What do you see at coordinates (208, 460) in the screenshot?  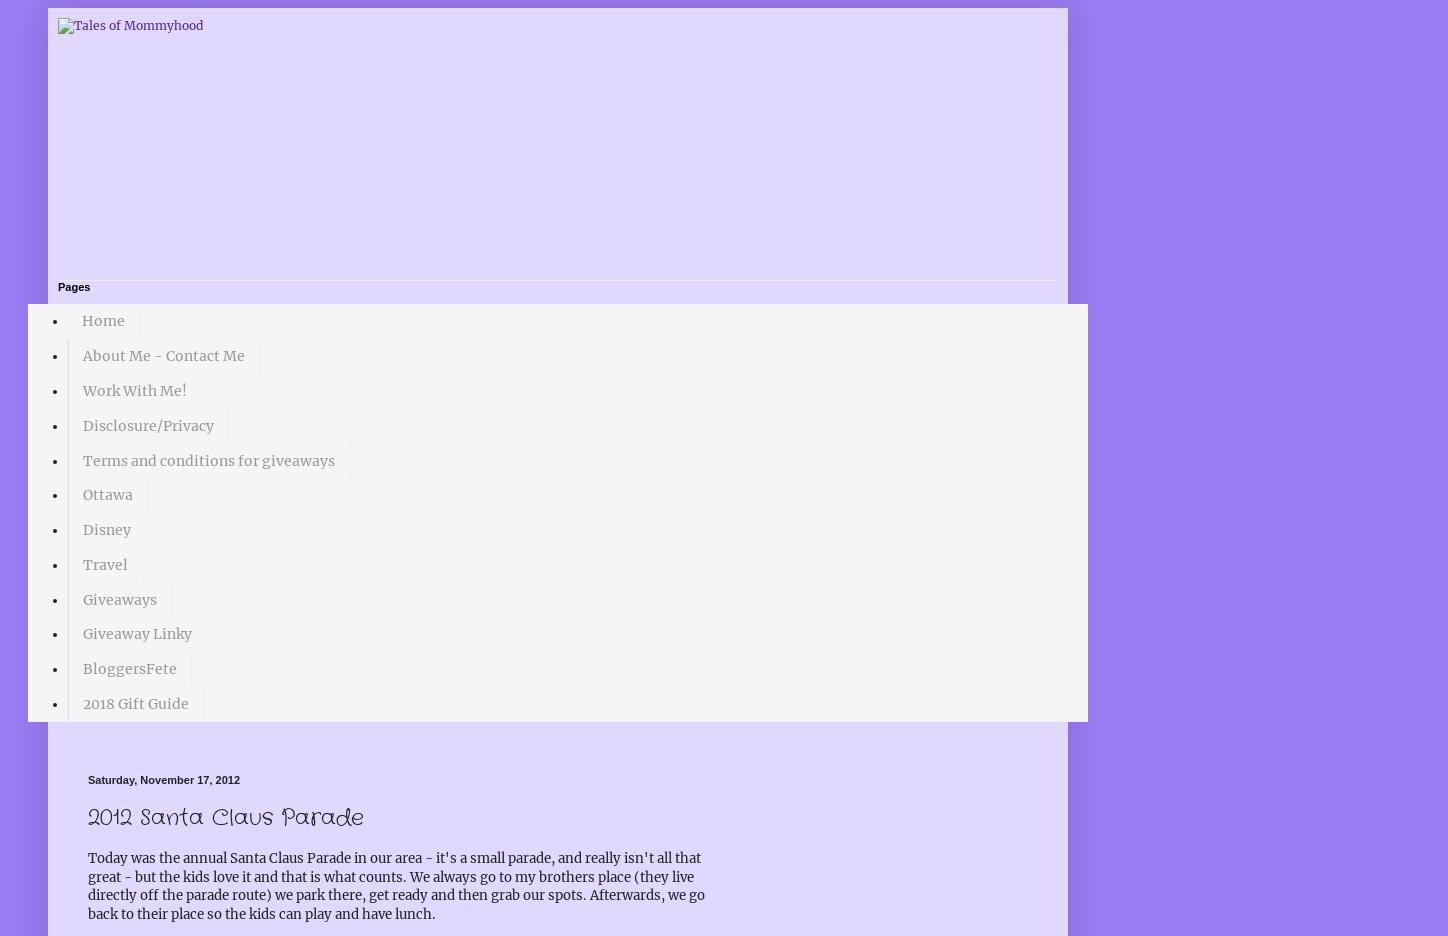 I see `'Terms and conditions for giveaways'` at bounding box center [208, 460].